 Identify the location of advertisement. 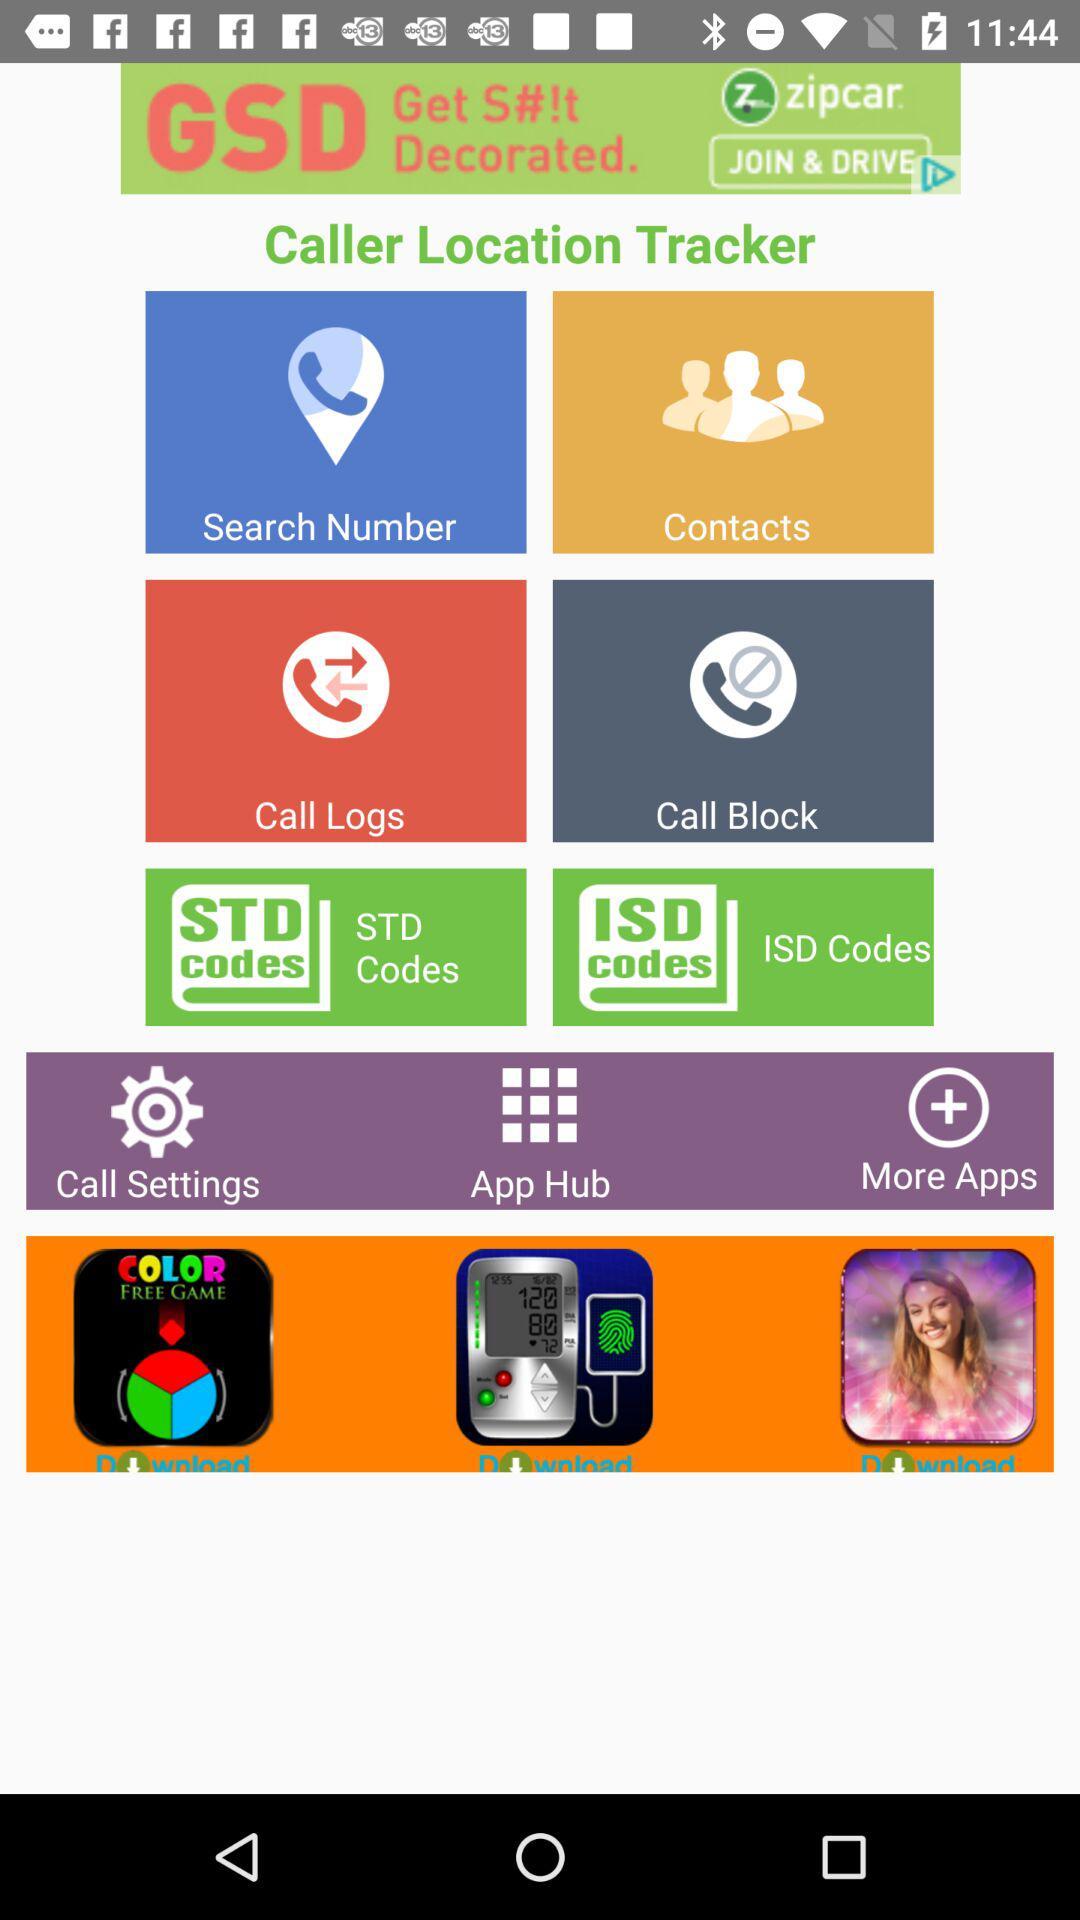
(922, 1354).